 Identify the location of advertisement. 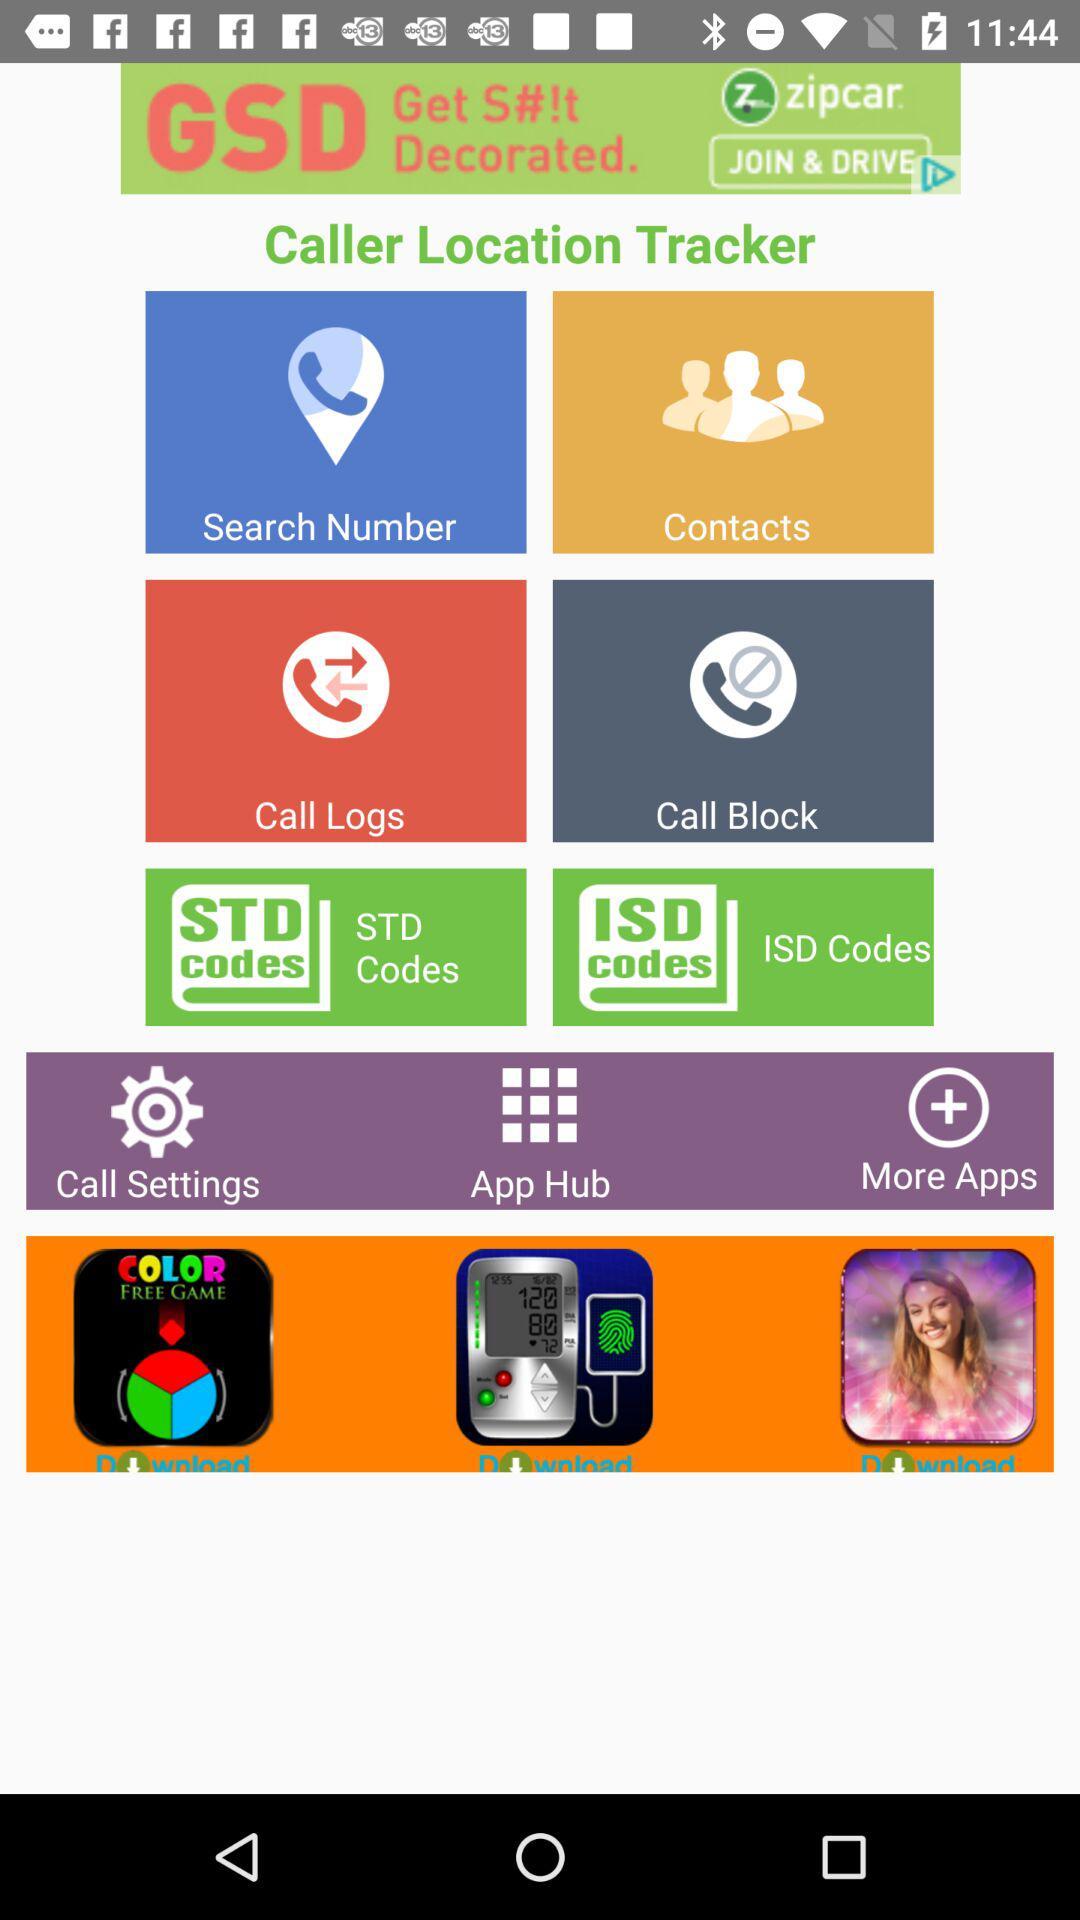
(922, 1354).